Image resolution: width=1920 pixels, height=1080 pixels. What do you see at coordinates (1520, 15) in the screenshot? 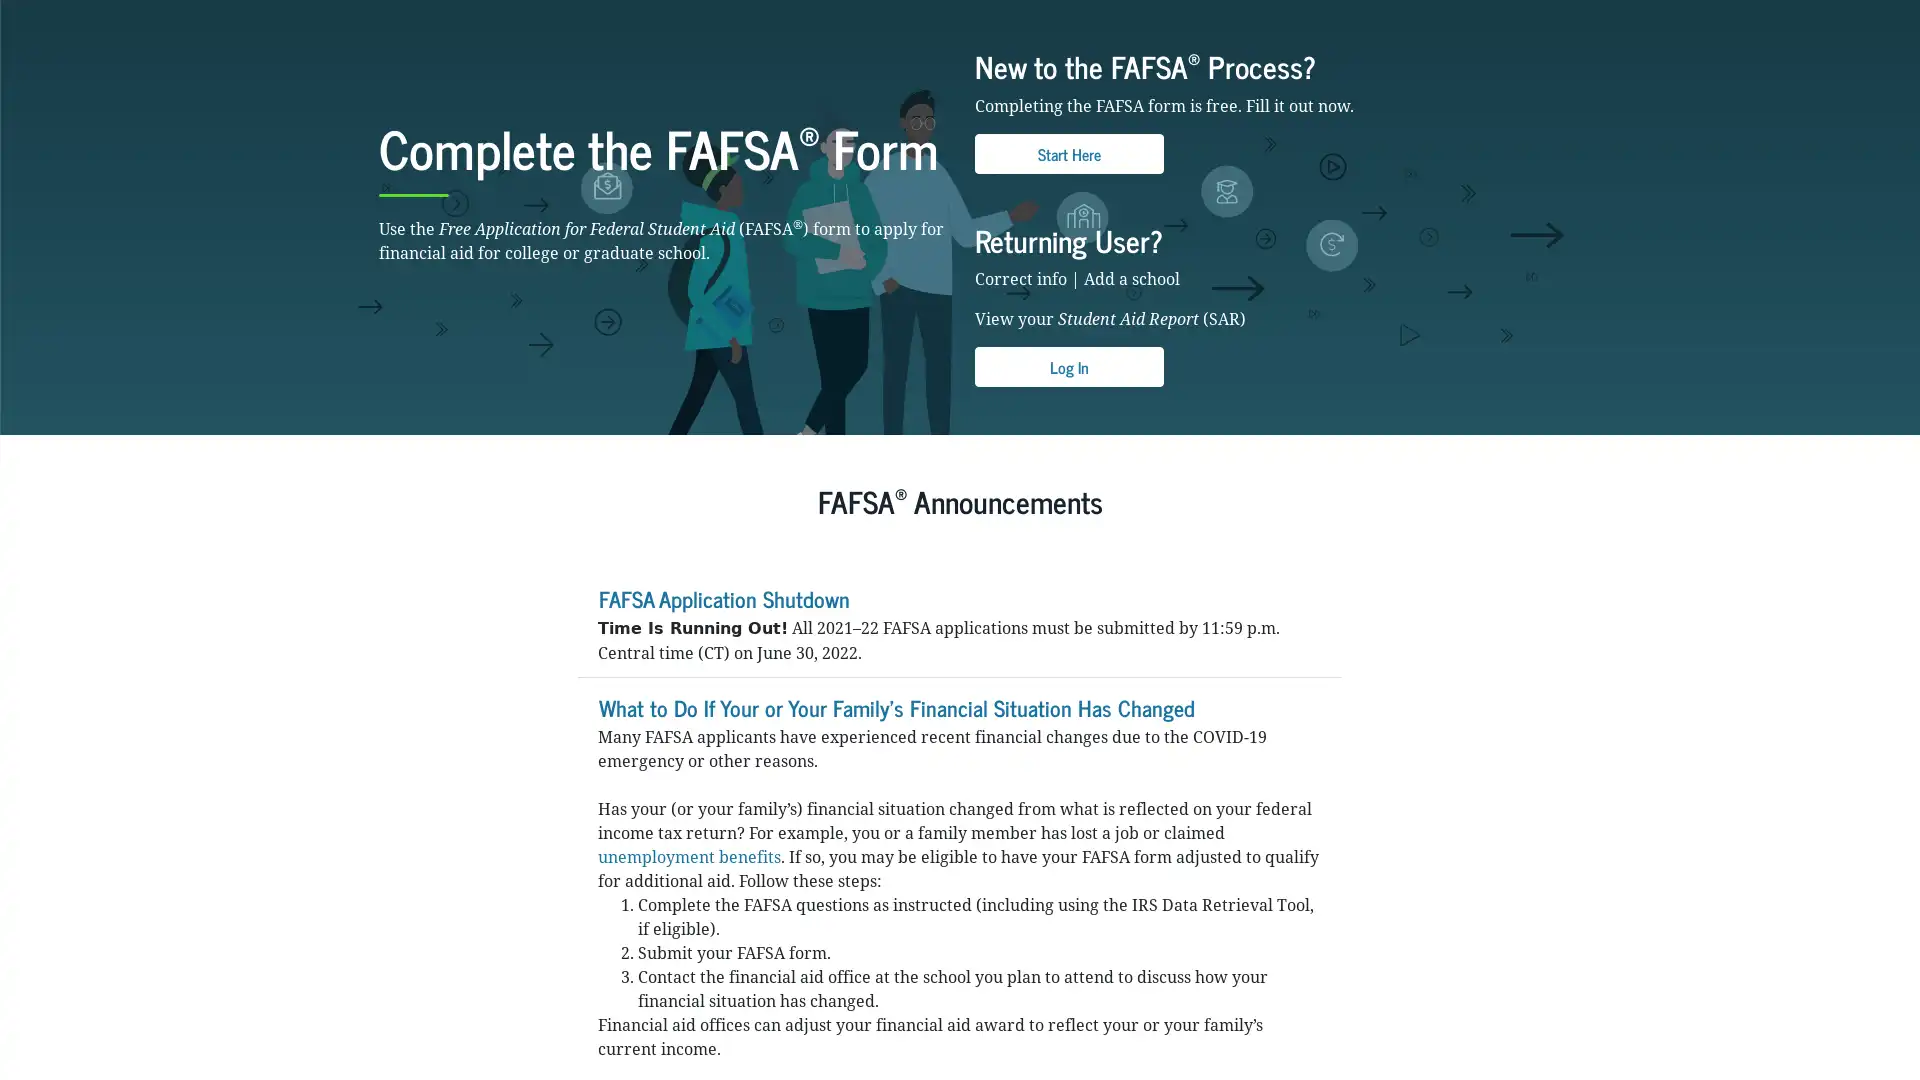
I see `Espanol` at bounding box center [1520, 15].